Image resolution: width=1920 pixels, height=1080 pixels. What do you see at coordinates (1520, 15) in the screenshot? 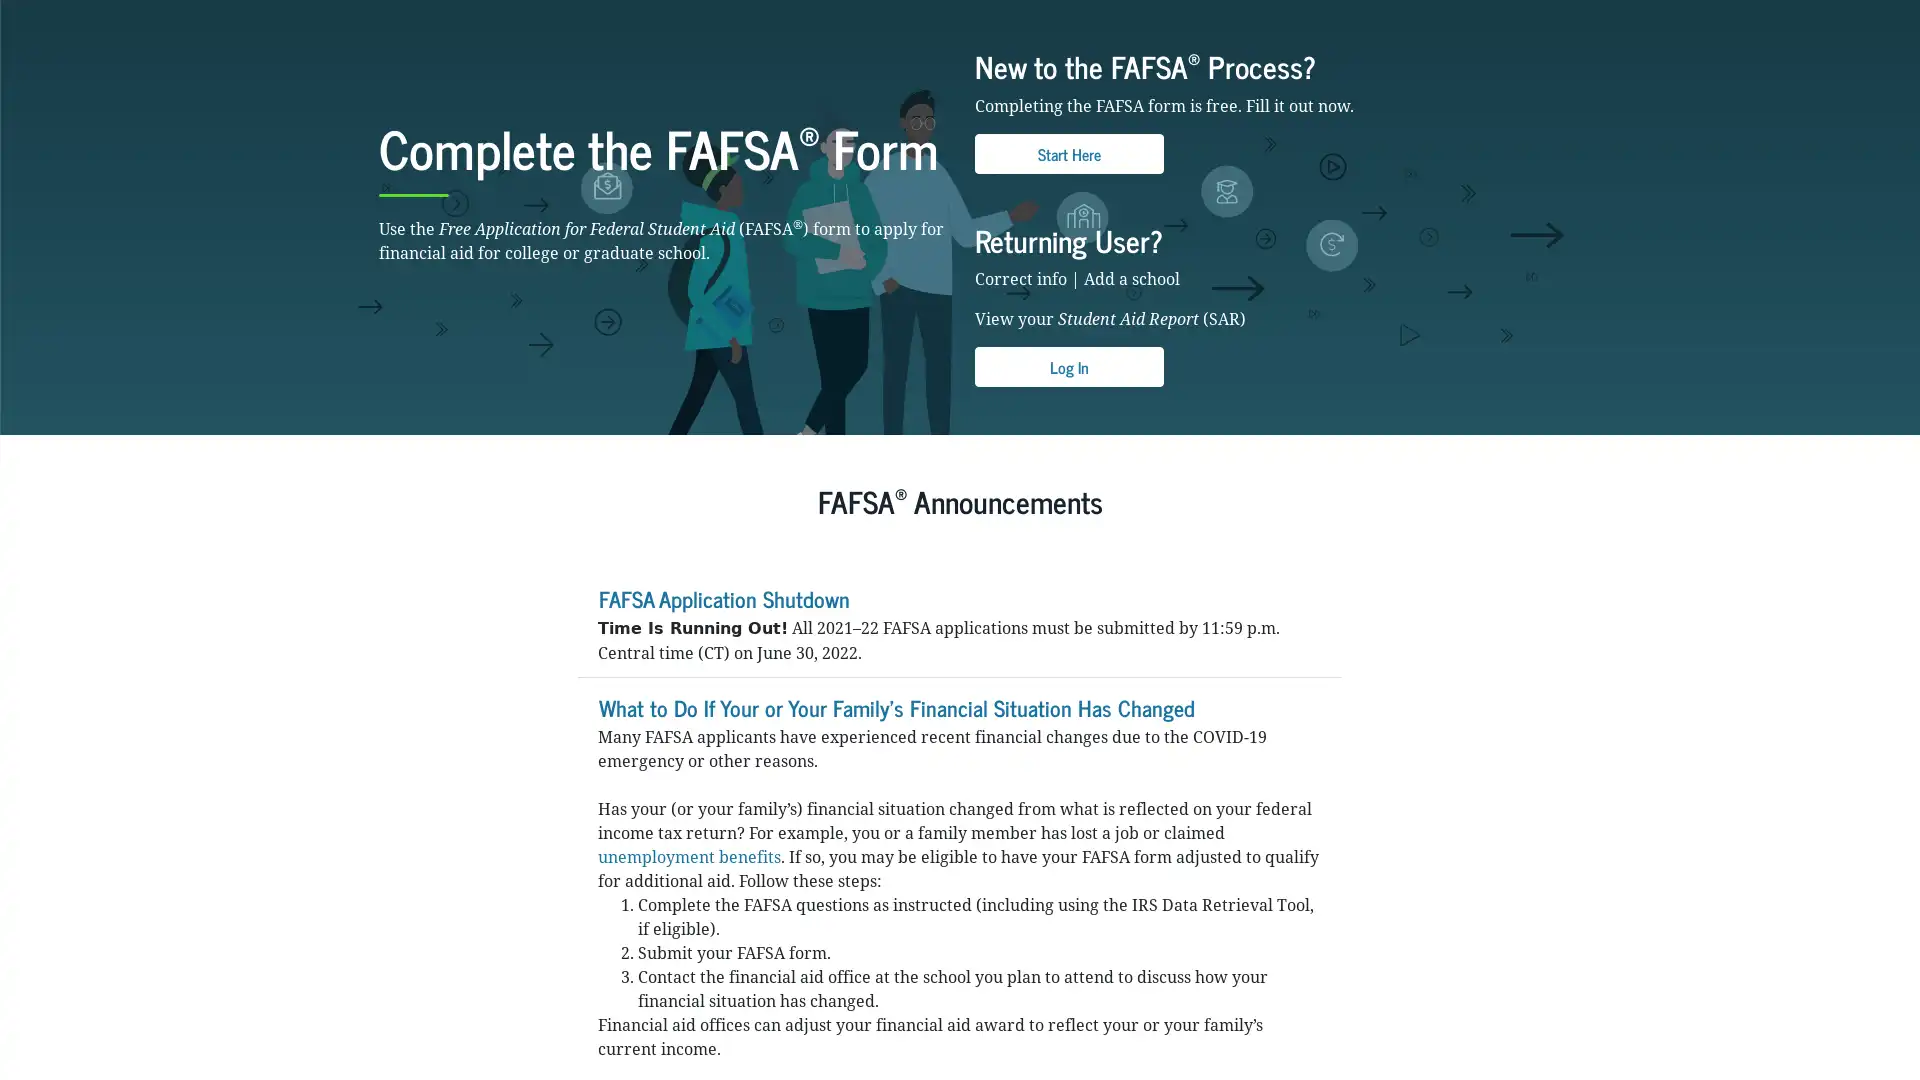
I see `Espanol` at bounding box center [1520, 15].